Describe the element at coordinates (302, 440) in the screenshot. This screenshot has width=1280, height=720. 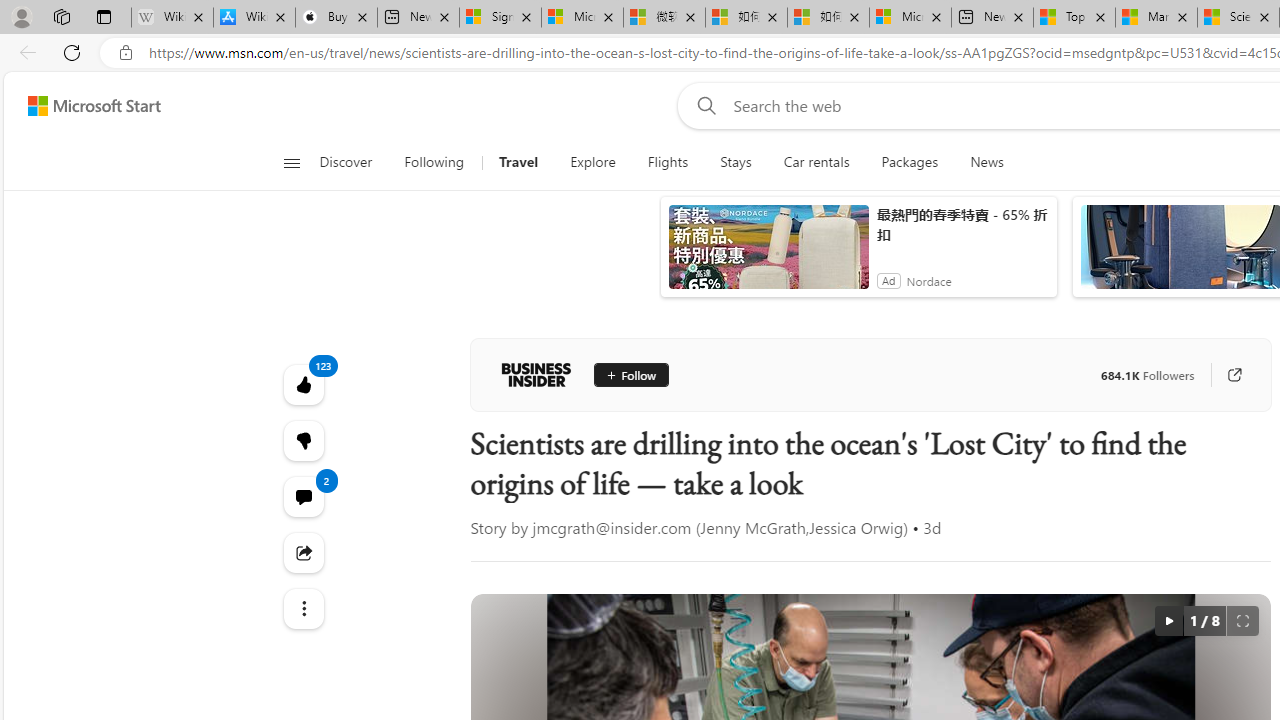
I see `'123'` at that location.